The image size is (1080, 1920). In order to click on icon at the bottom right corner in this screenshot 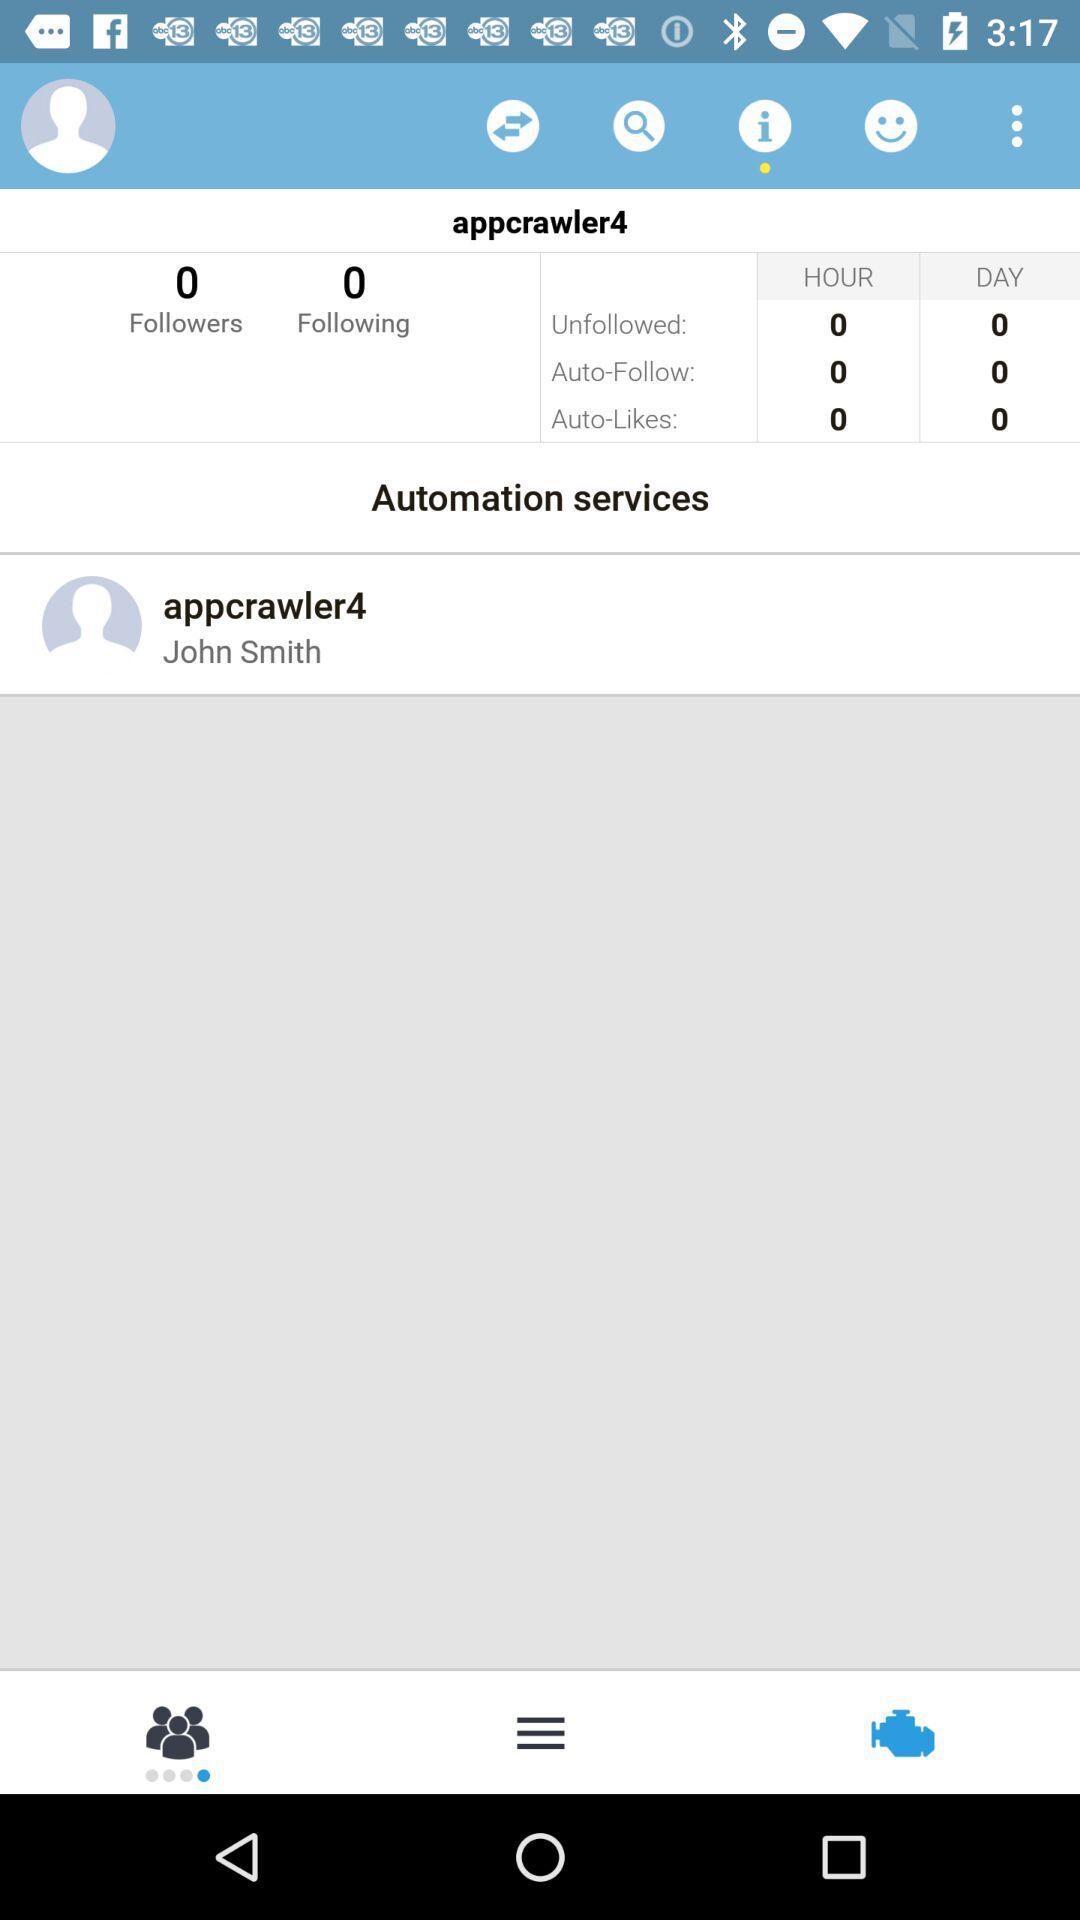, I will do `click(900, 1730)`.